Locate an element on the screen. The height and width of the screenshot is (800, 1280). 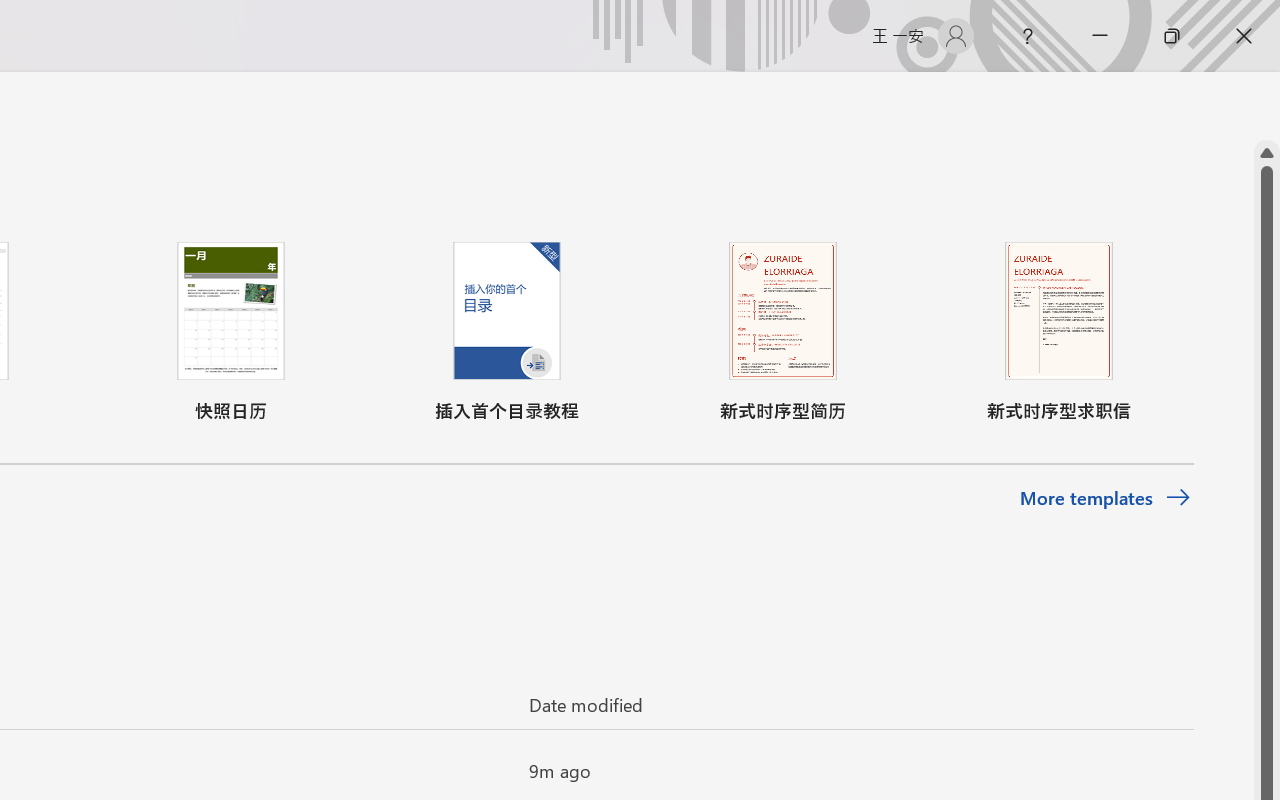
'Line up' is located at coordinates (1266, 153).